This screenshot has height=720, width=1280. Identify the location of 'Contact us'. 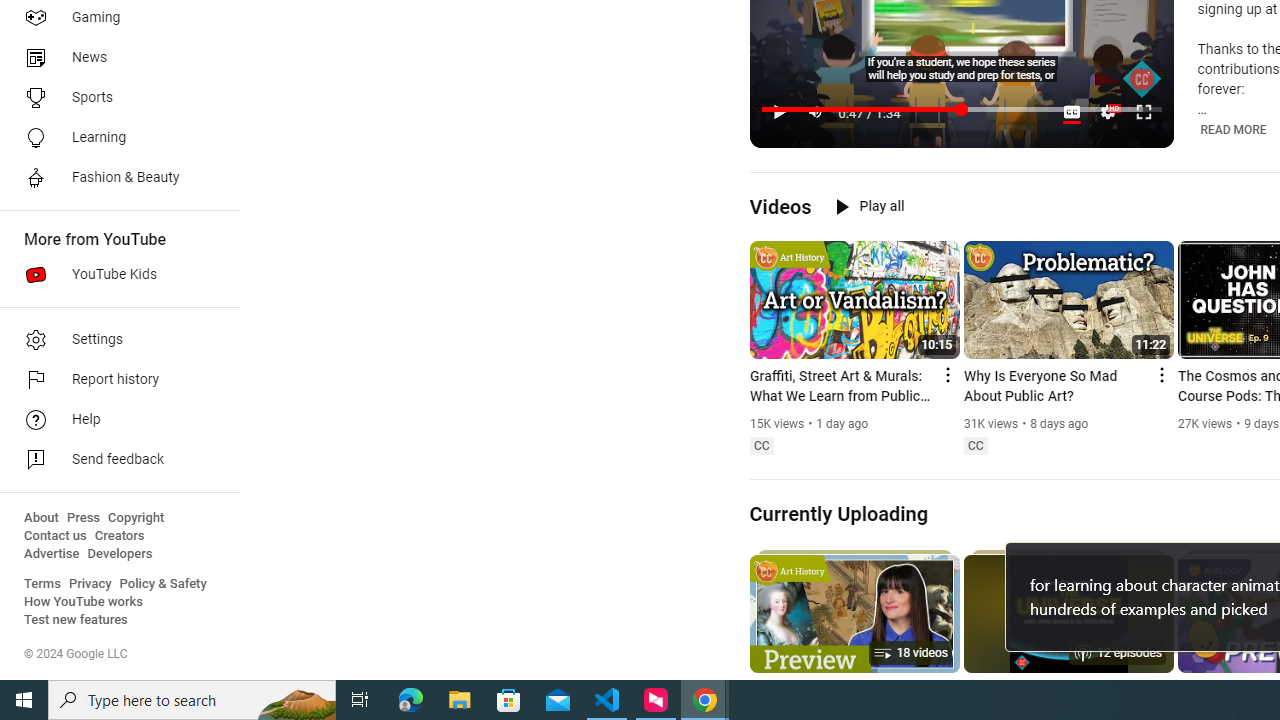
(55, 535).